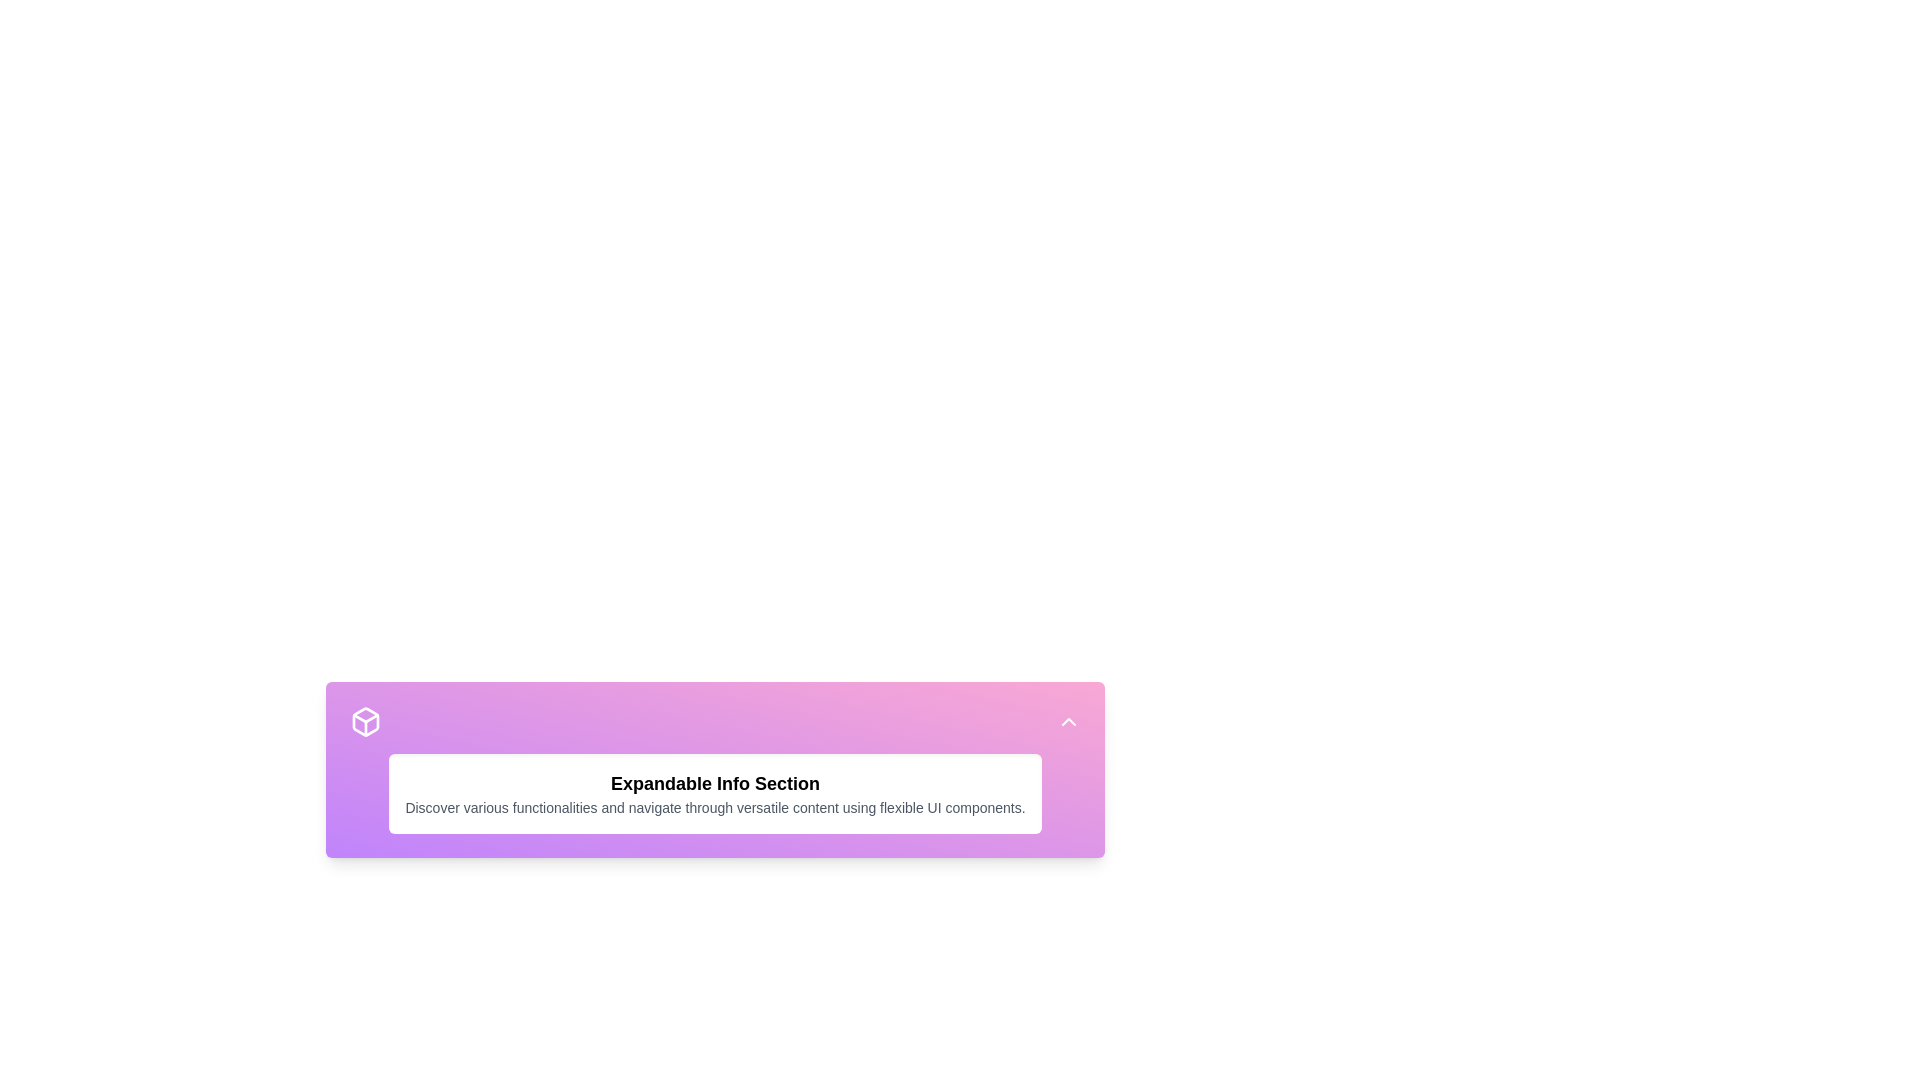  What do you see at coordinates (715, 815) in the screenshot?
I see `the Expandable Info Section card, which is embedded in a light purple gradient background and contains a bold black title and smaller gray text` at bounding box center [715, 815].